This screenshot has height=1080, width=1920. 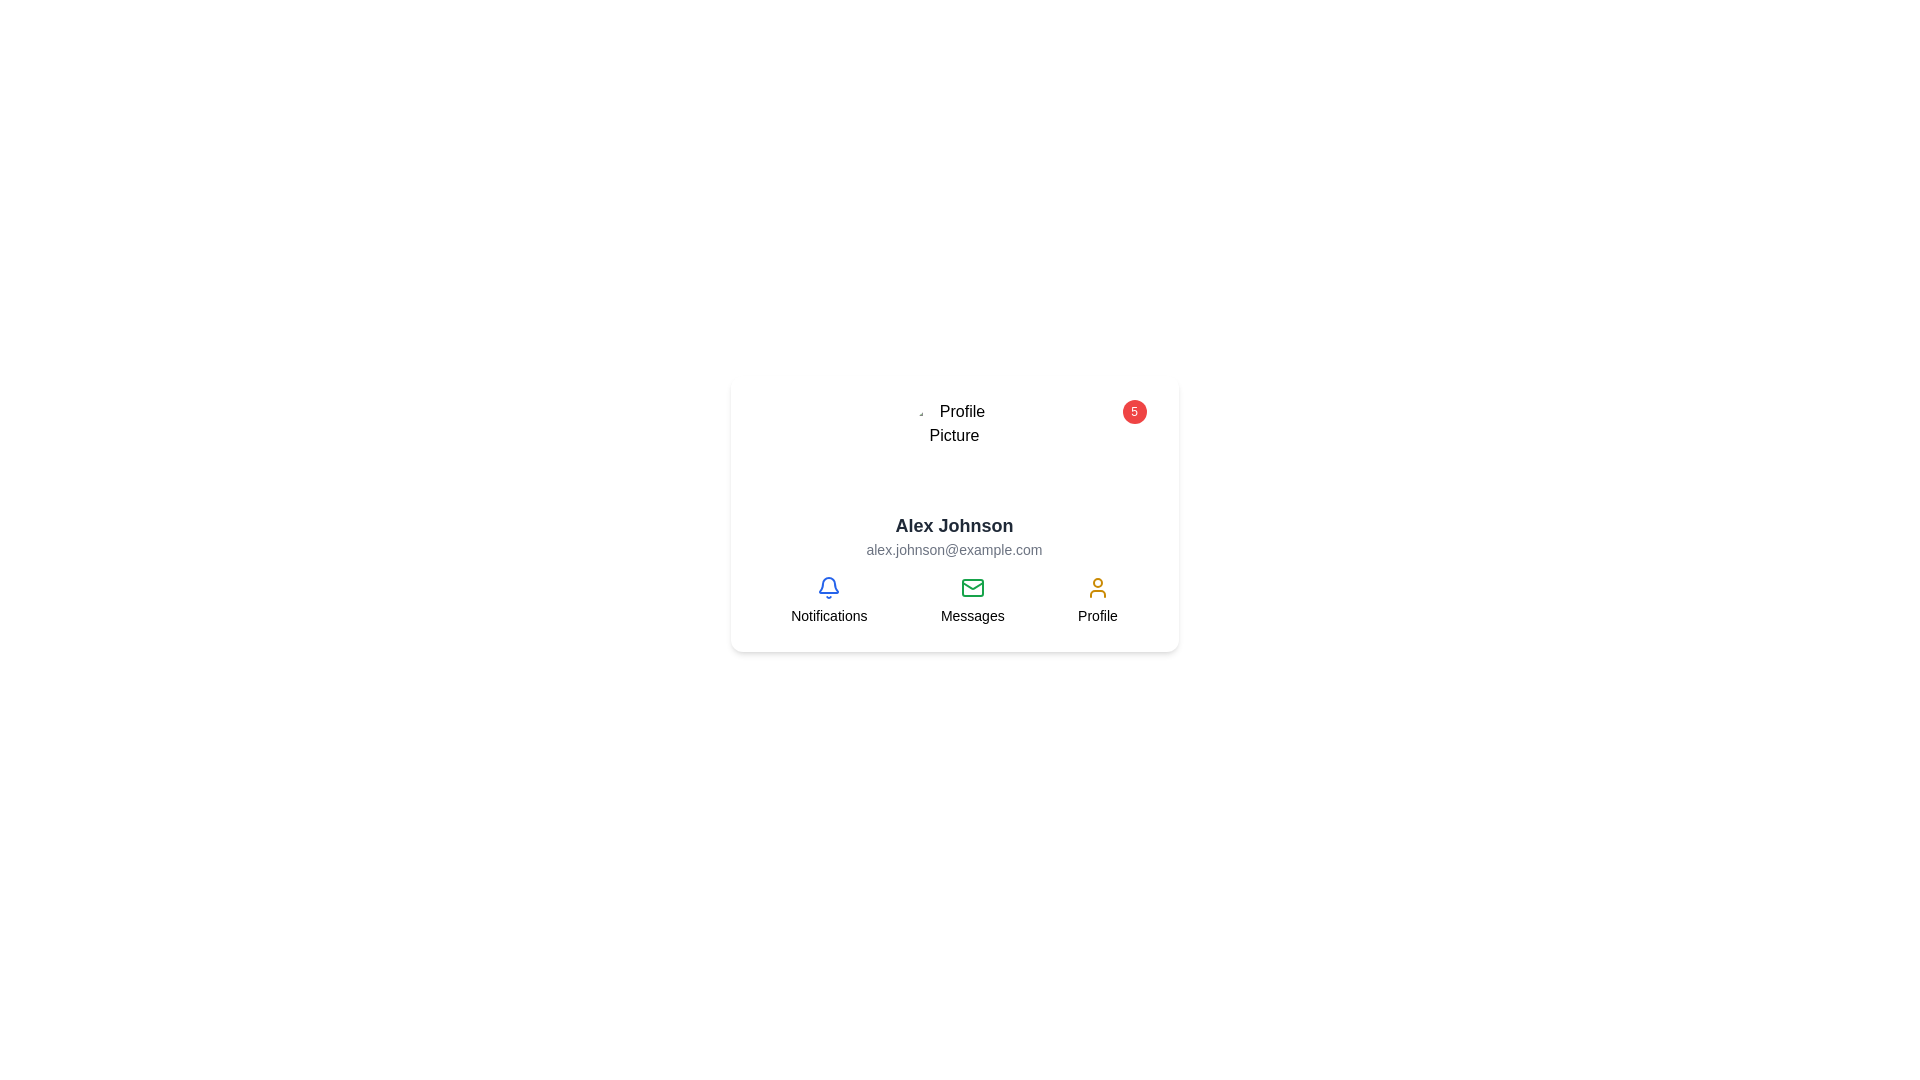 What do you see at coordinates (953, 600) in the screenshot?
I see `the 'Messages' icon located in the center of the navigation bar within the profile card` at bounding box center [953, 600].